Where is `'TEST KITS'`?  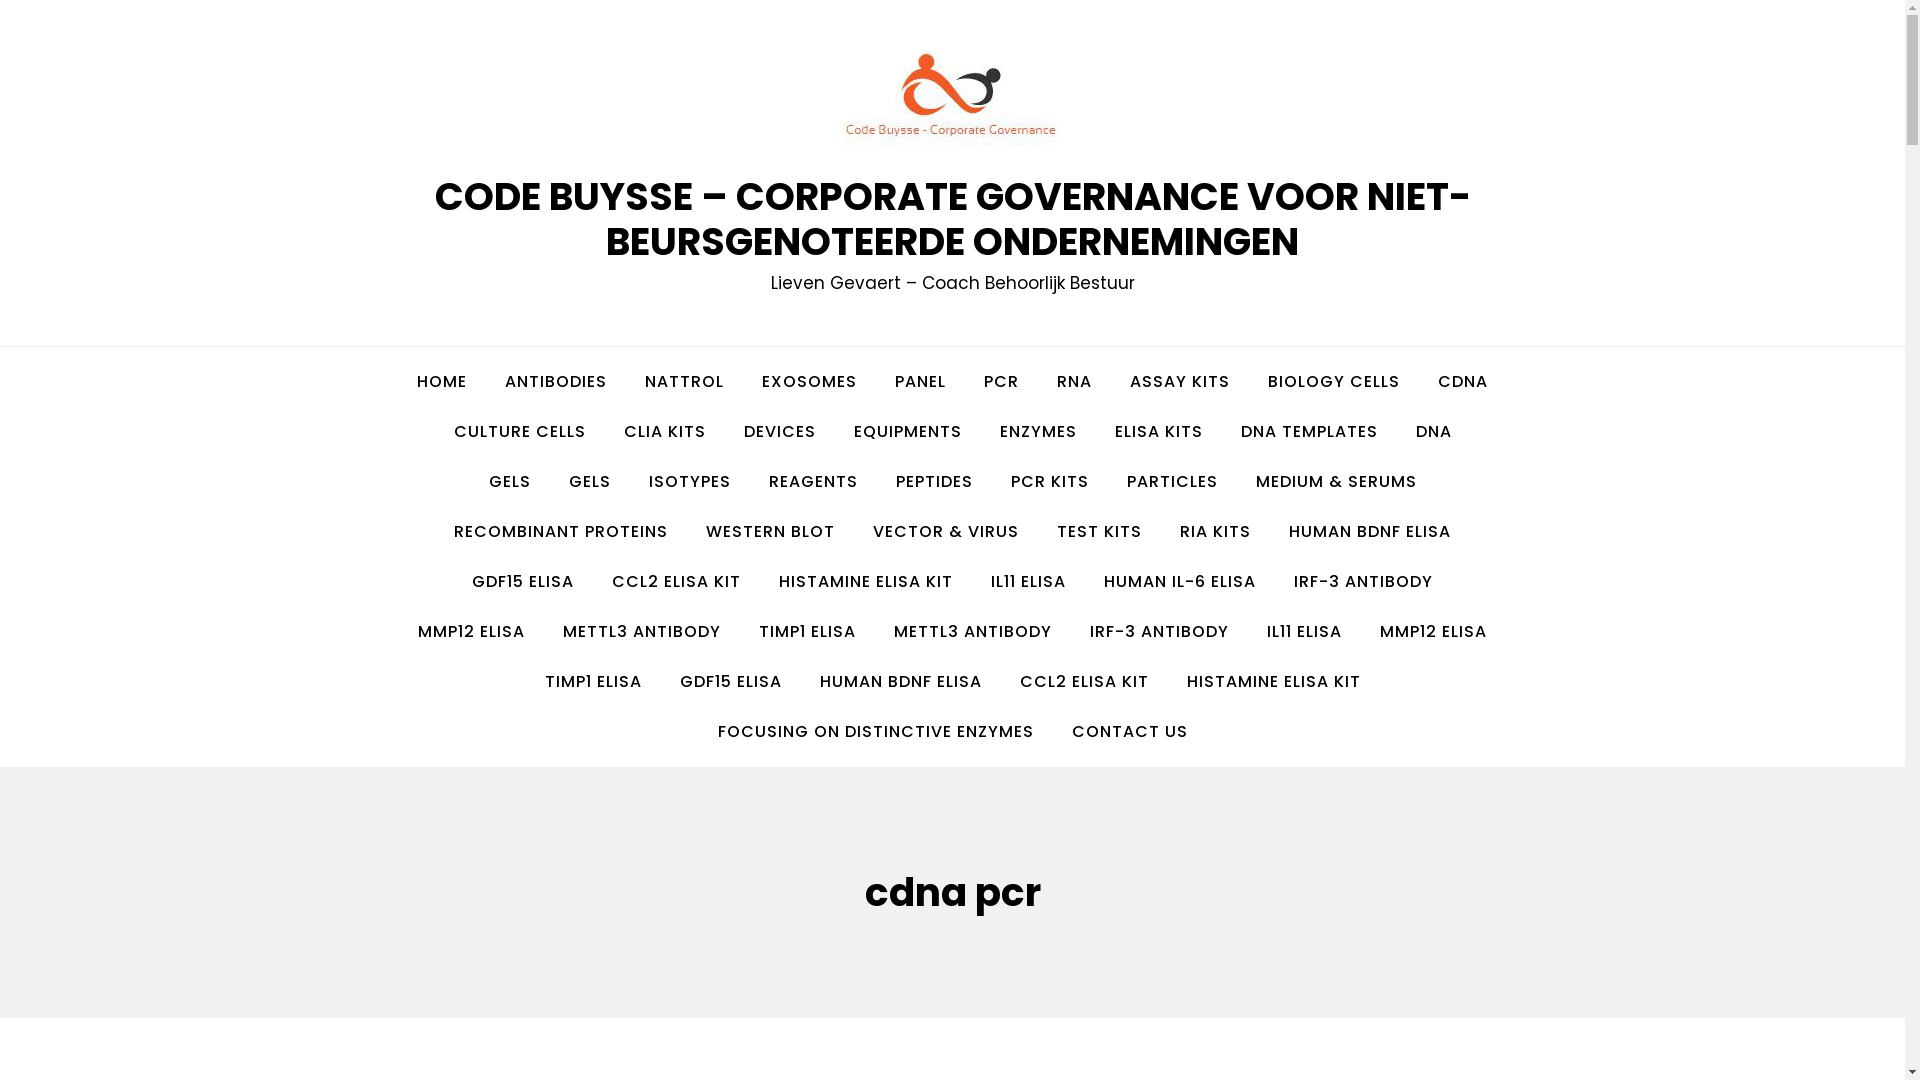
'TEST KITS' is located at coordinates (1098, 531).